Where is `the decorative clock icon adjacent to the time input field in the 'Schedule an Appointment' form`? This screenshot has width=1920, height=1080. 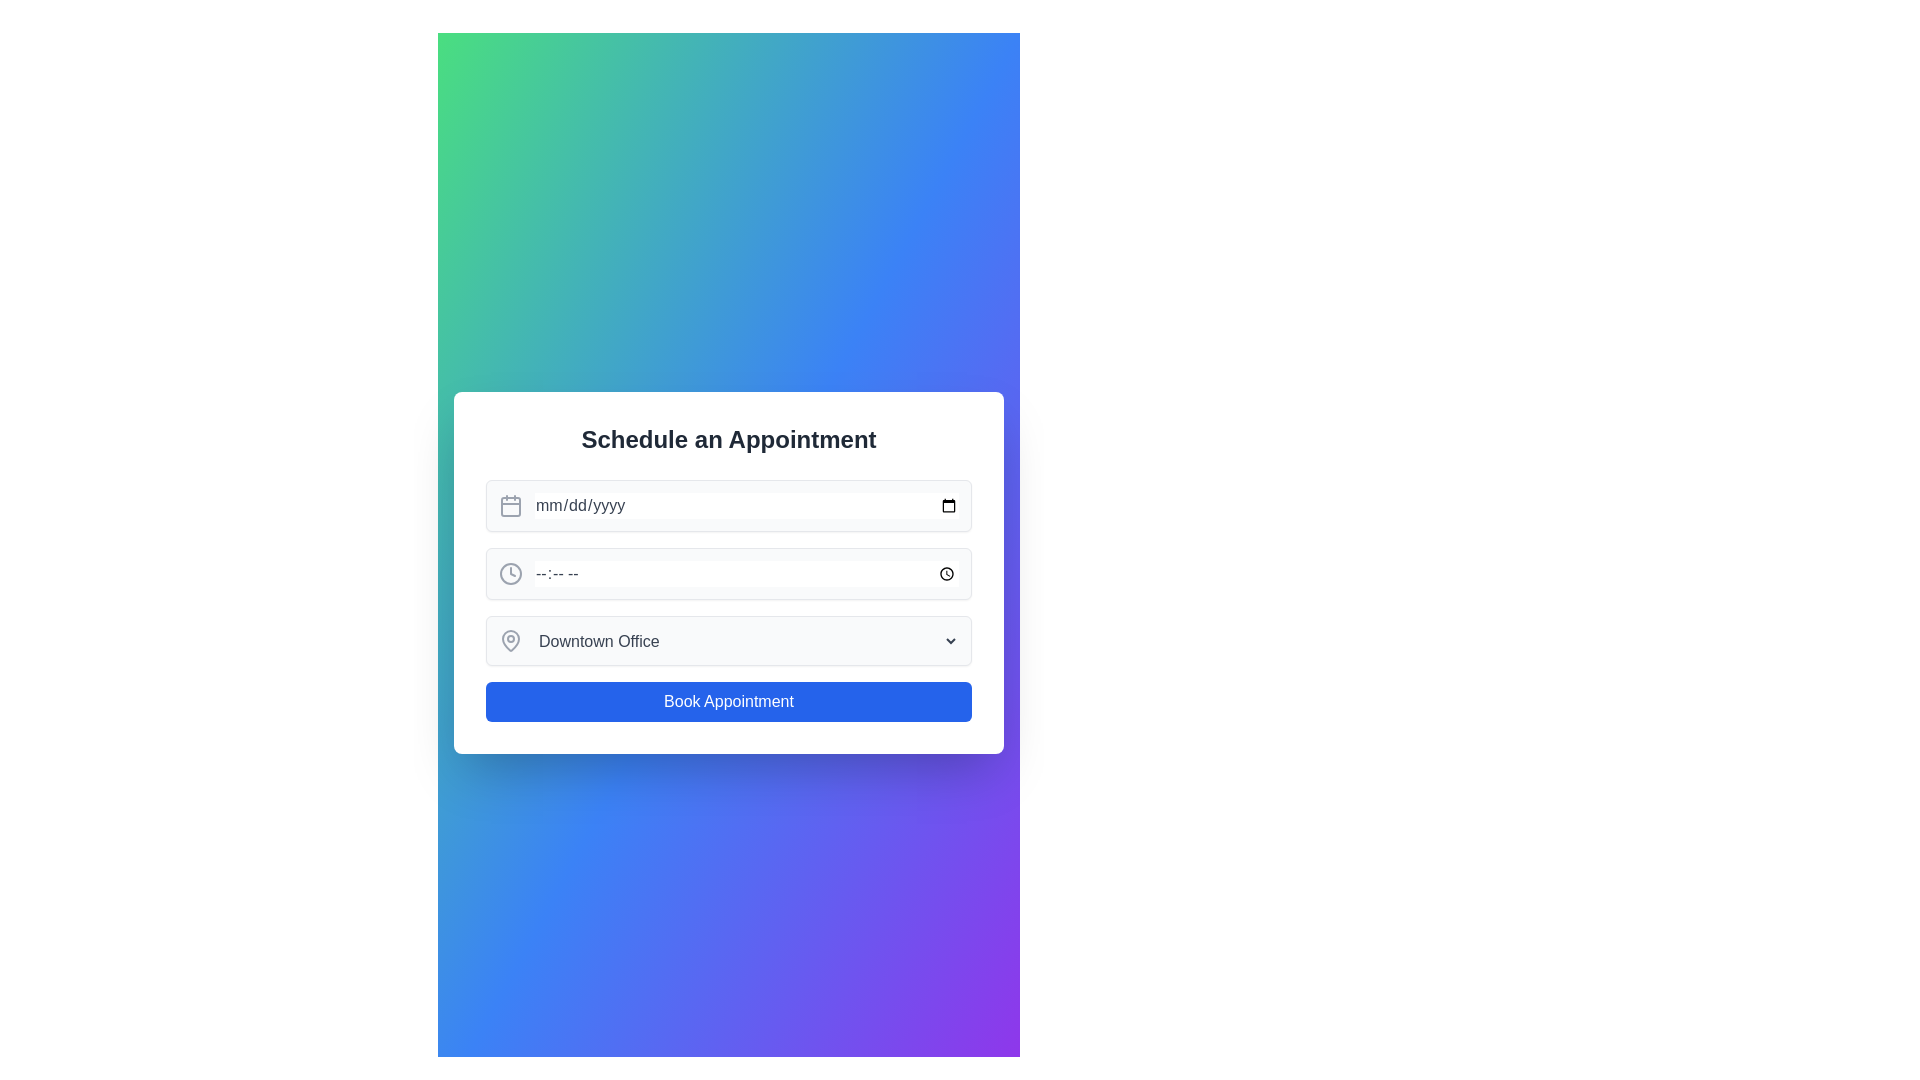 the decorative clock icon adjacent to the time input field in the 'Schedule an Appointment' form is located at coordinates (510, 574).